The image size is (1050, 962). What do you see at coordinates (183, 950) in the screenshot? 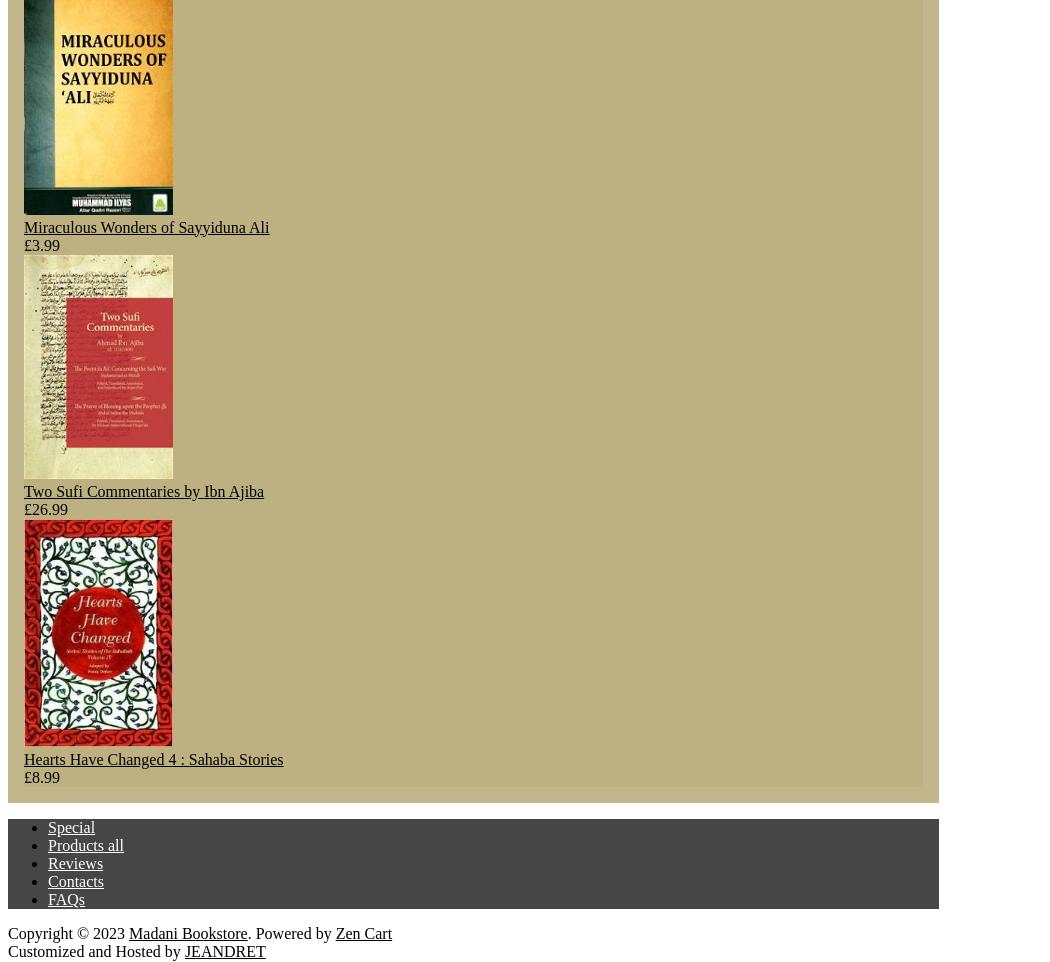
I see `'JEANDRET'` at bounding box center [183, 950].